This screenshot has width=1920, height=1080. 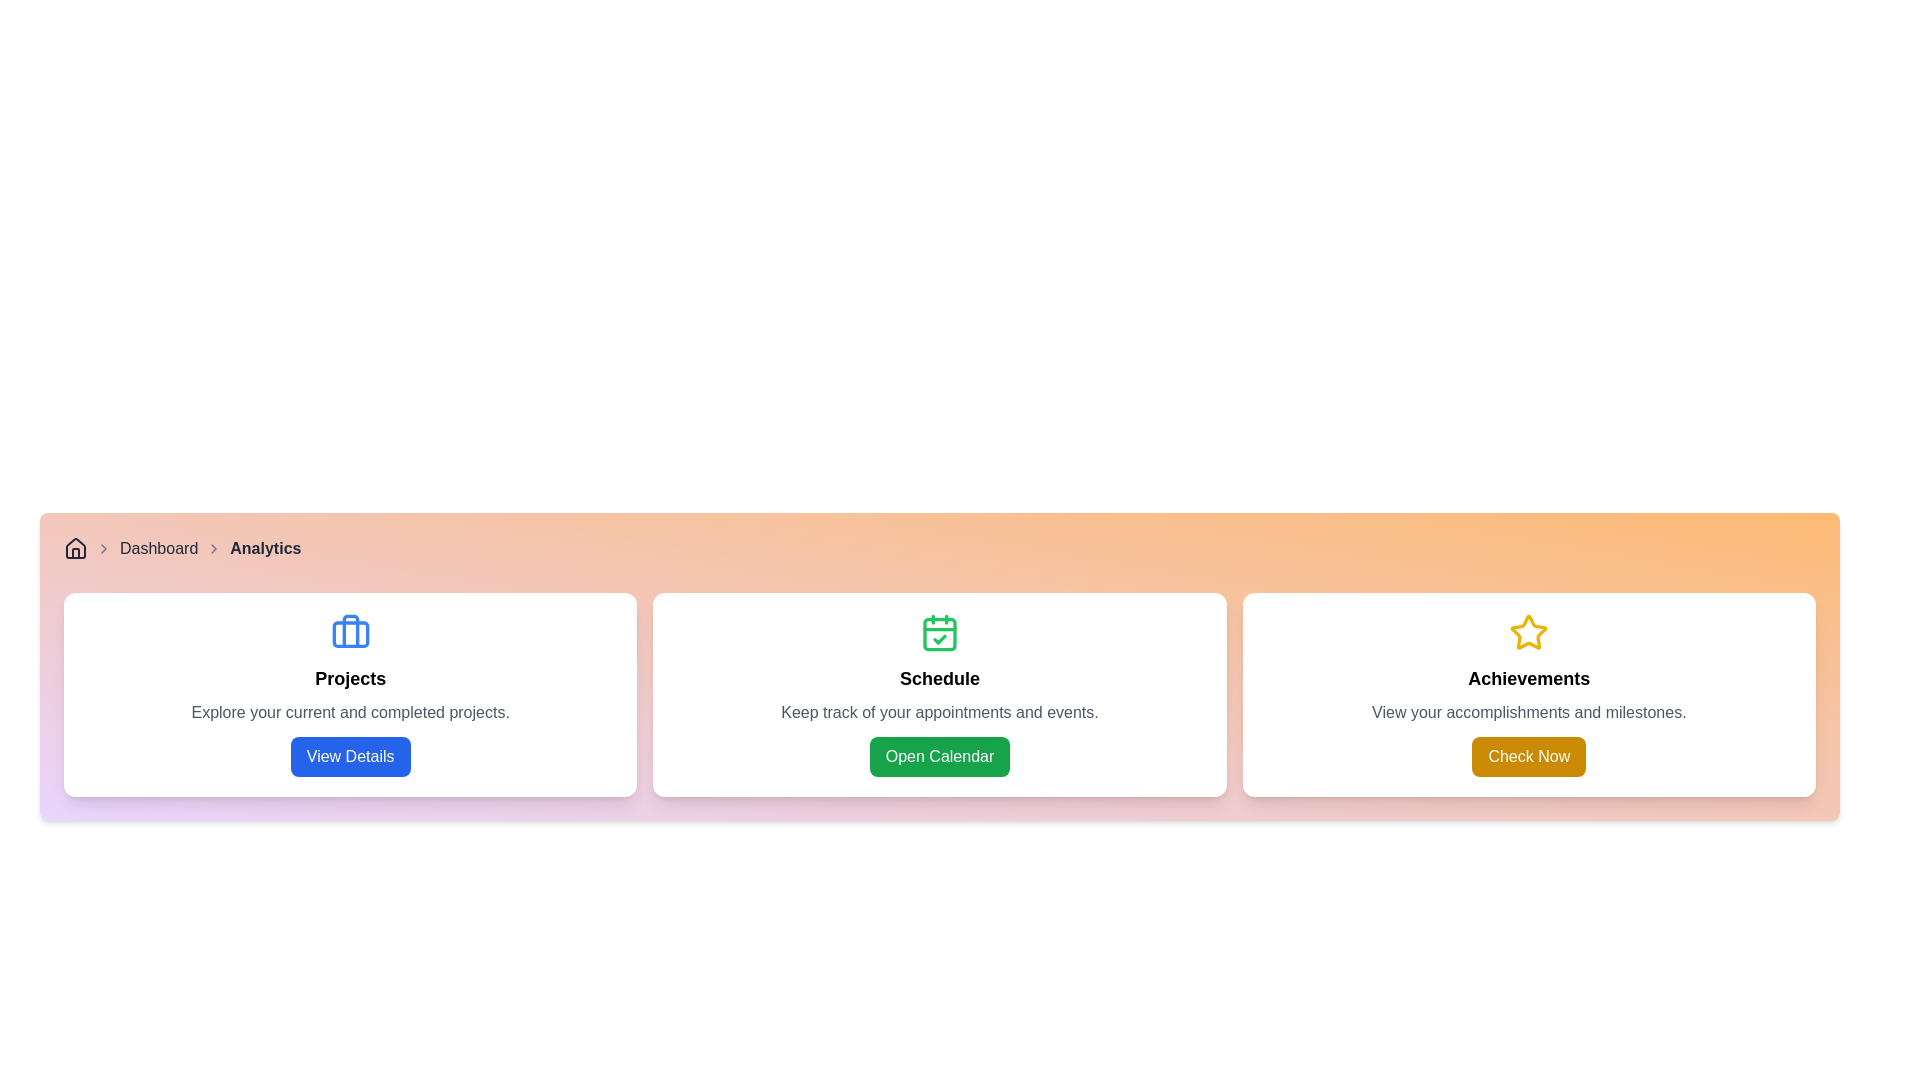 I want to click on the second right-facing chevron icon in the breadcrumb navigation, which indicates the user is in the 'Analytics' section under the 'Dashboard.', so click(x=214, y=548).